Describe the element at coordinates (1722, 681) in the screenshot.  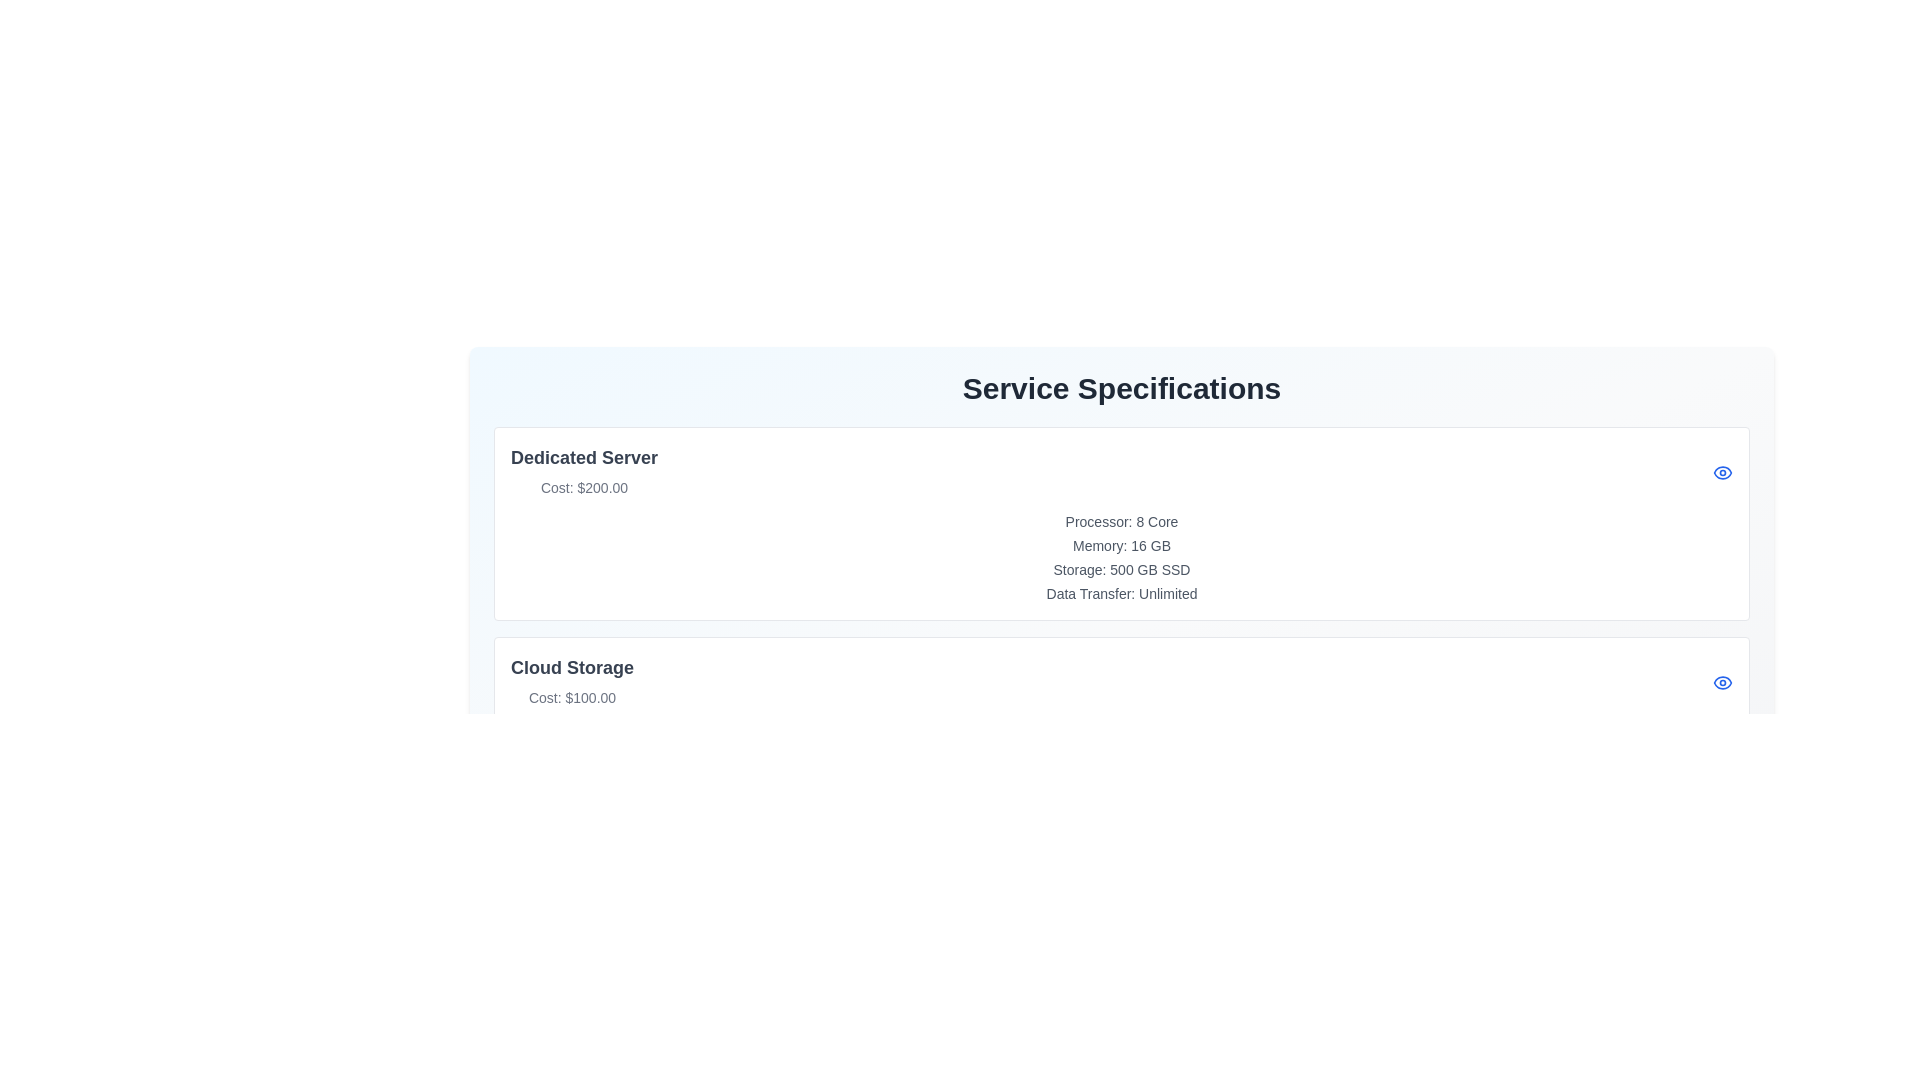
I see `the eye-shaped icon button with a blue outline located in the lower right corner of the 'Cloud Storage' card` at that location.